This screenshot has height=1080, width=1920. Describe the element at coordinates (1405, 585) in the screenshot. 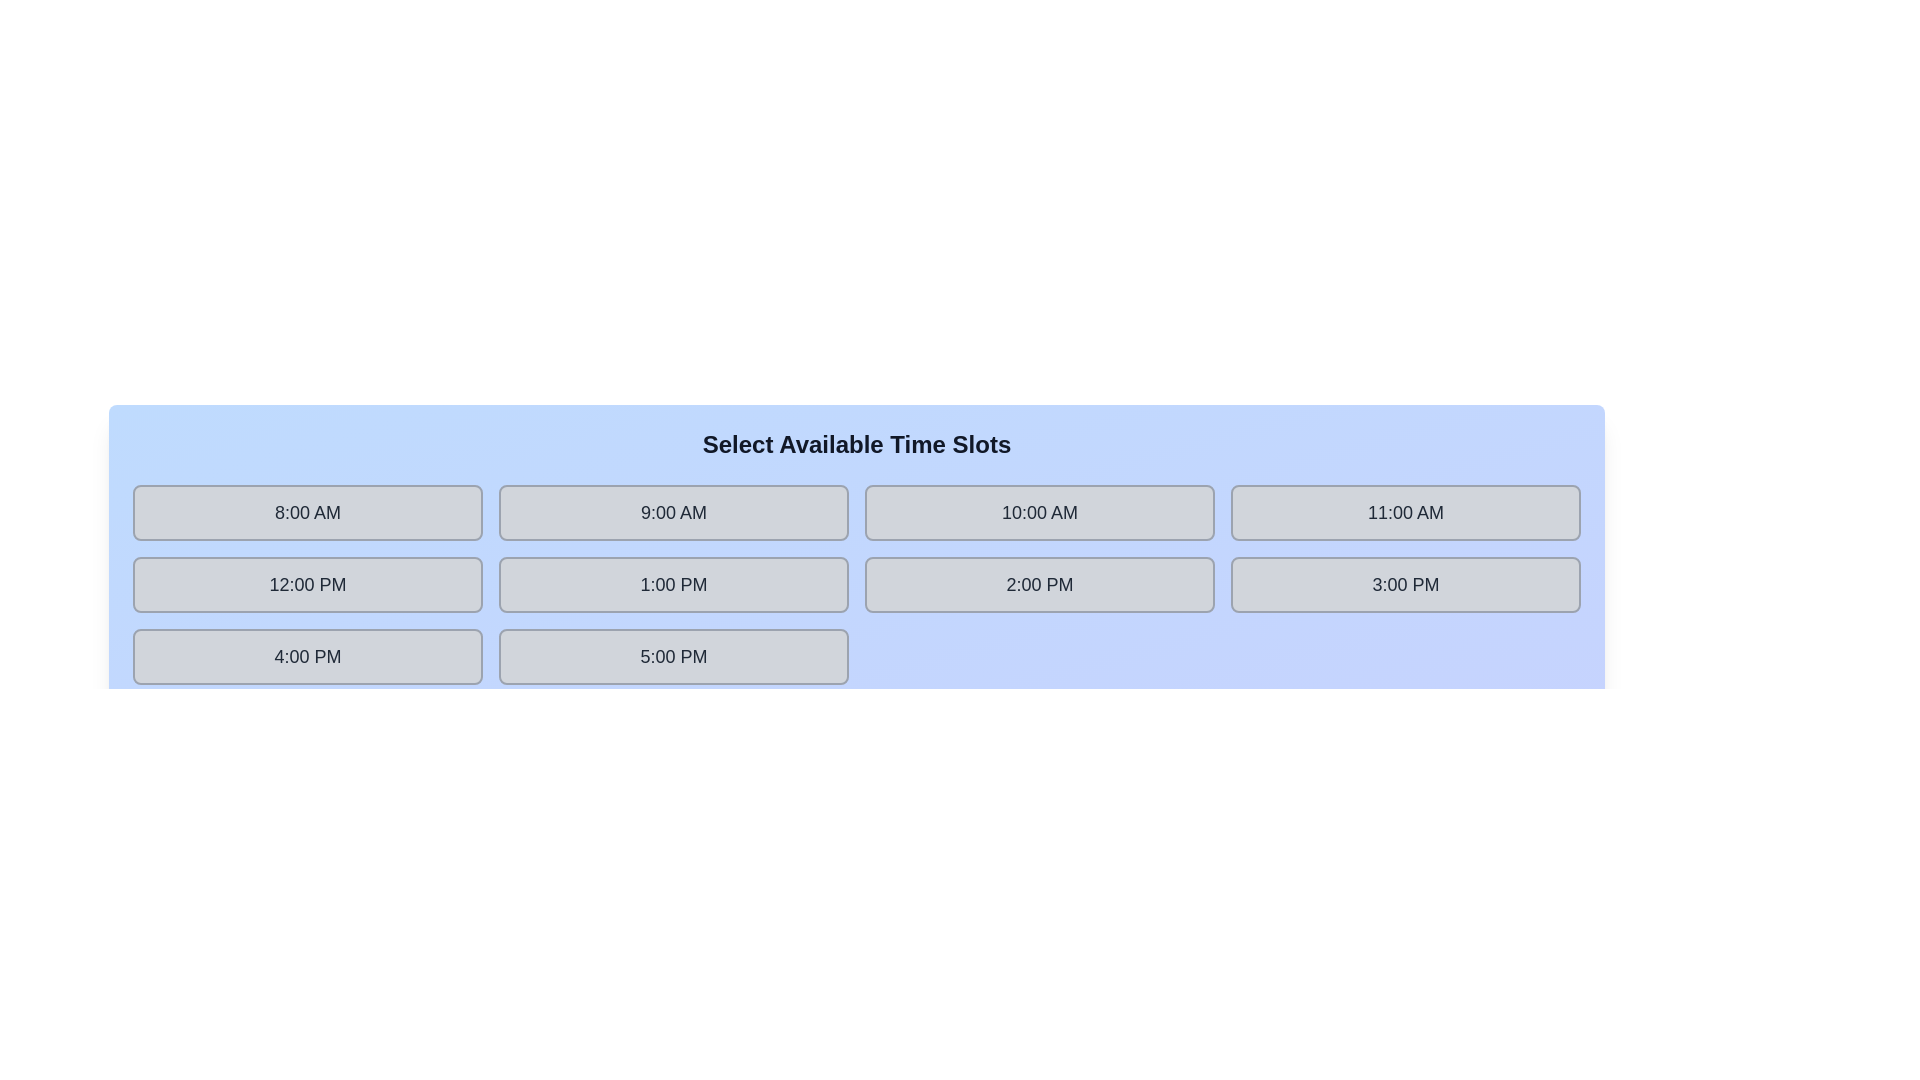

I see `the time slot labeled 3:00 PM` at that location.